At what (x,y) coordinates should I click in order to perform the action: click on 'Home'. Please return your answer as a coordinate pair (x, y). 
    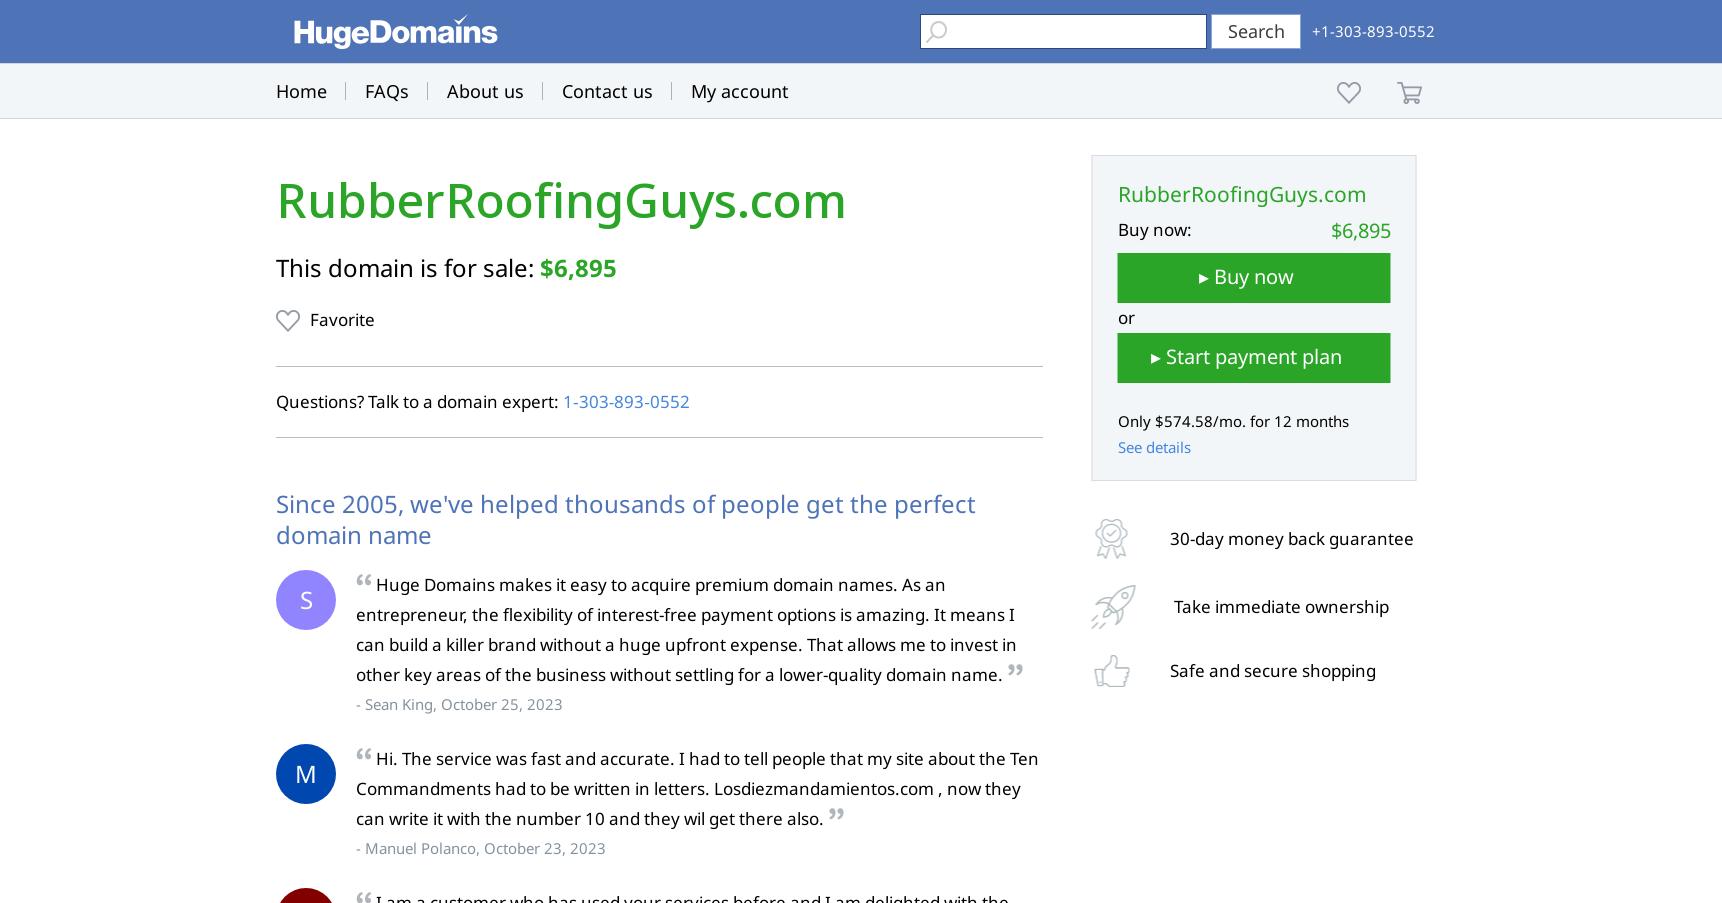
    Looking at the image, I should click on (301, 91).